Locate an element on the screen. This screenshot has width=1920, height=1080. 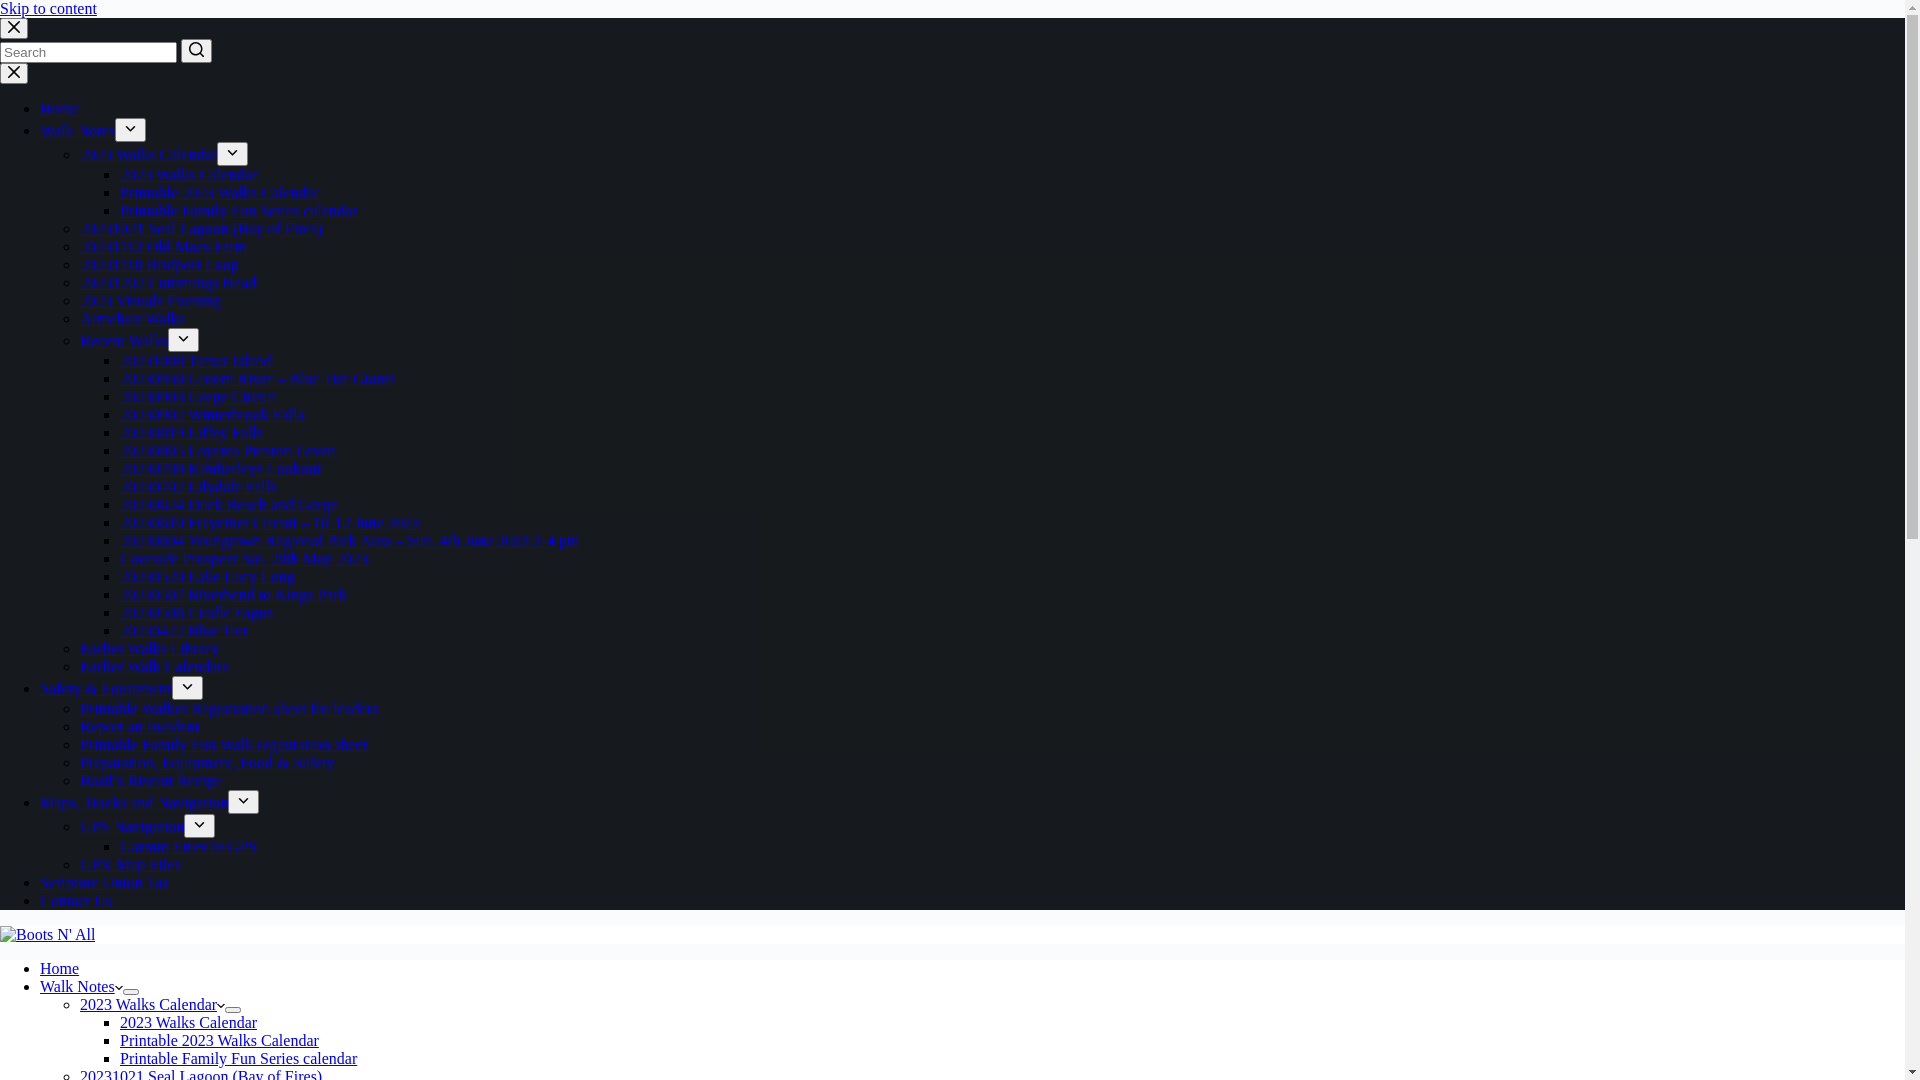
'Maps, Tracks and Navigation' is located at coordinates (133, 801).